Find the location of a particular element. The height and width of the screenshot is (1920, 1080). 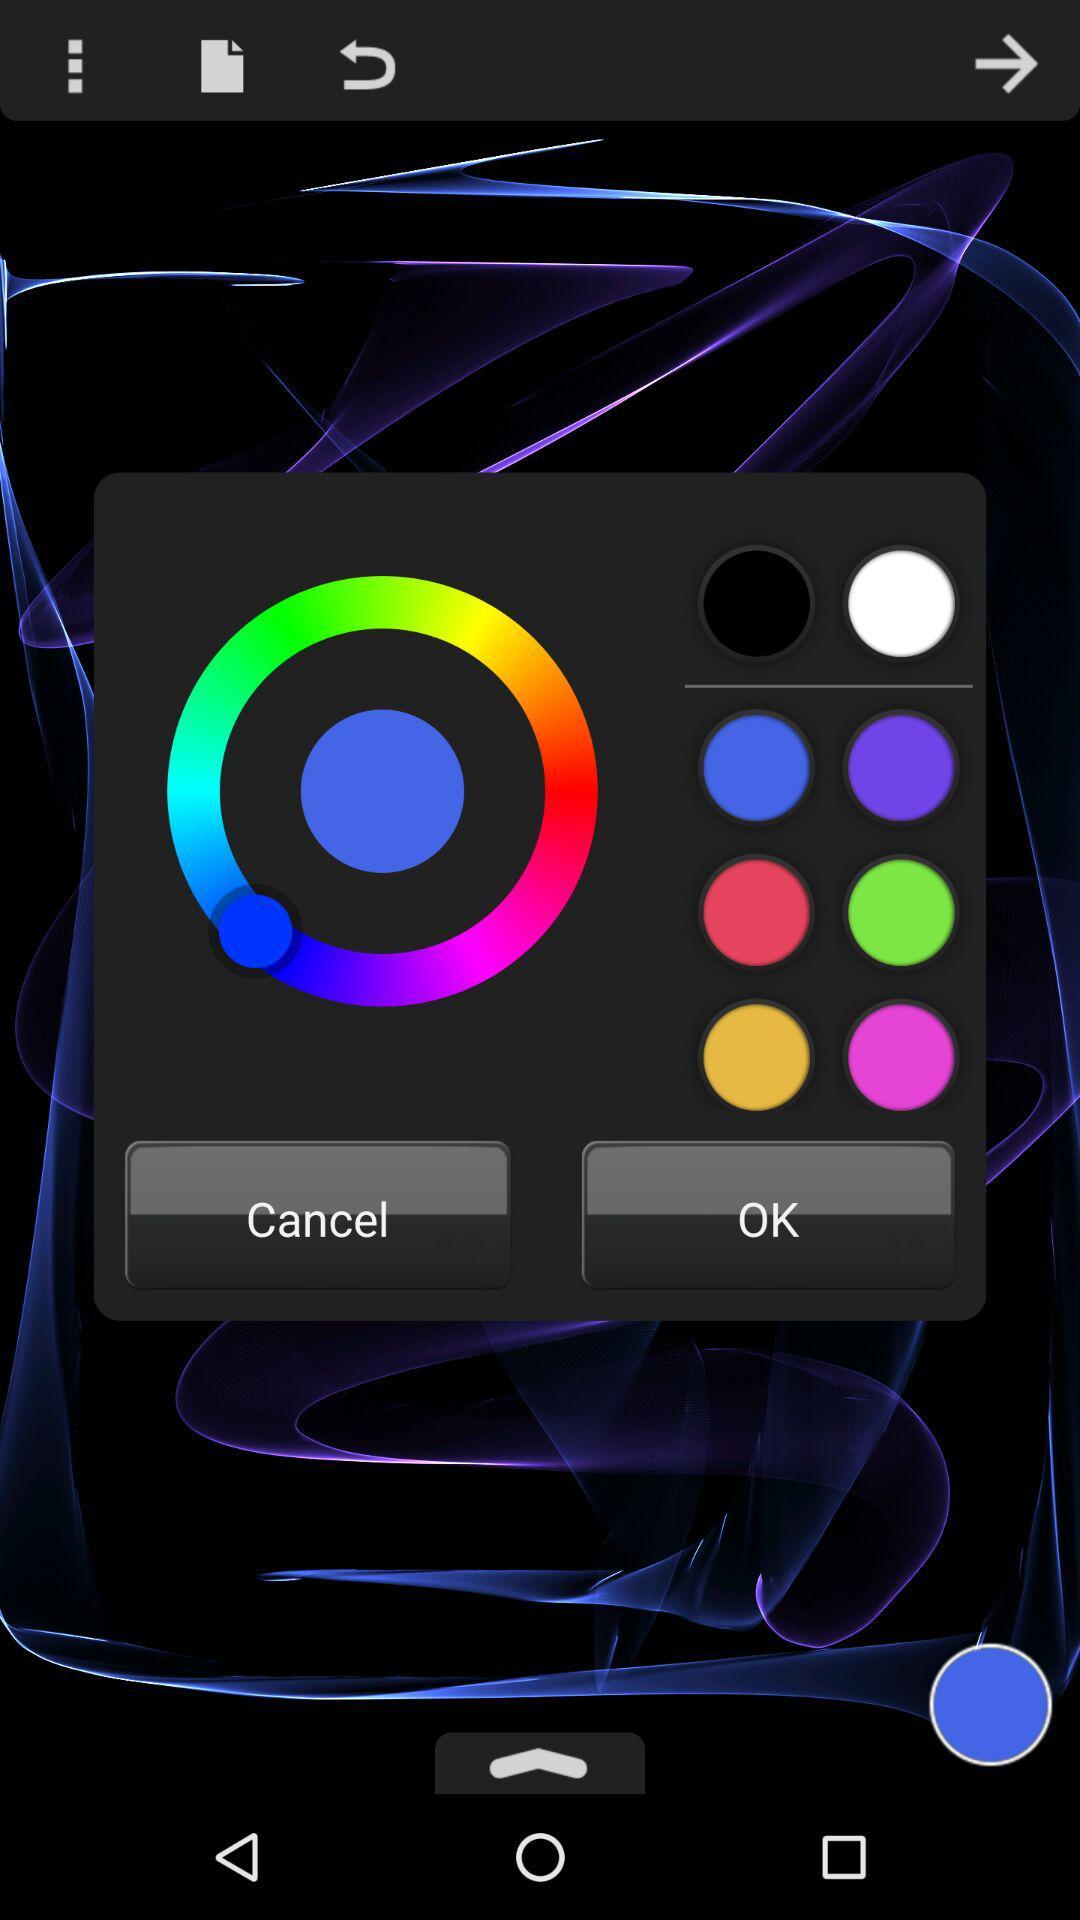

the color is located at coordinates (901, 1047).